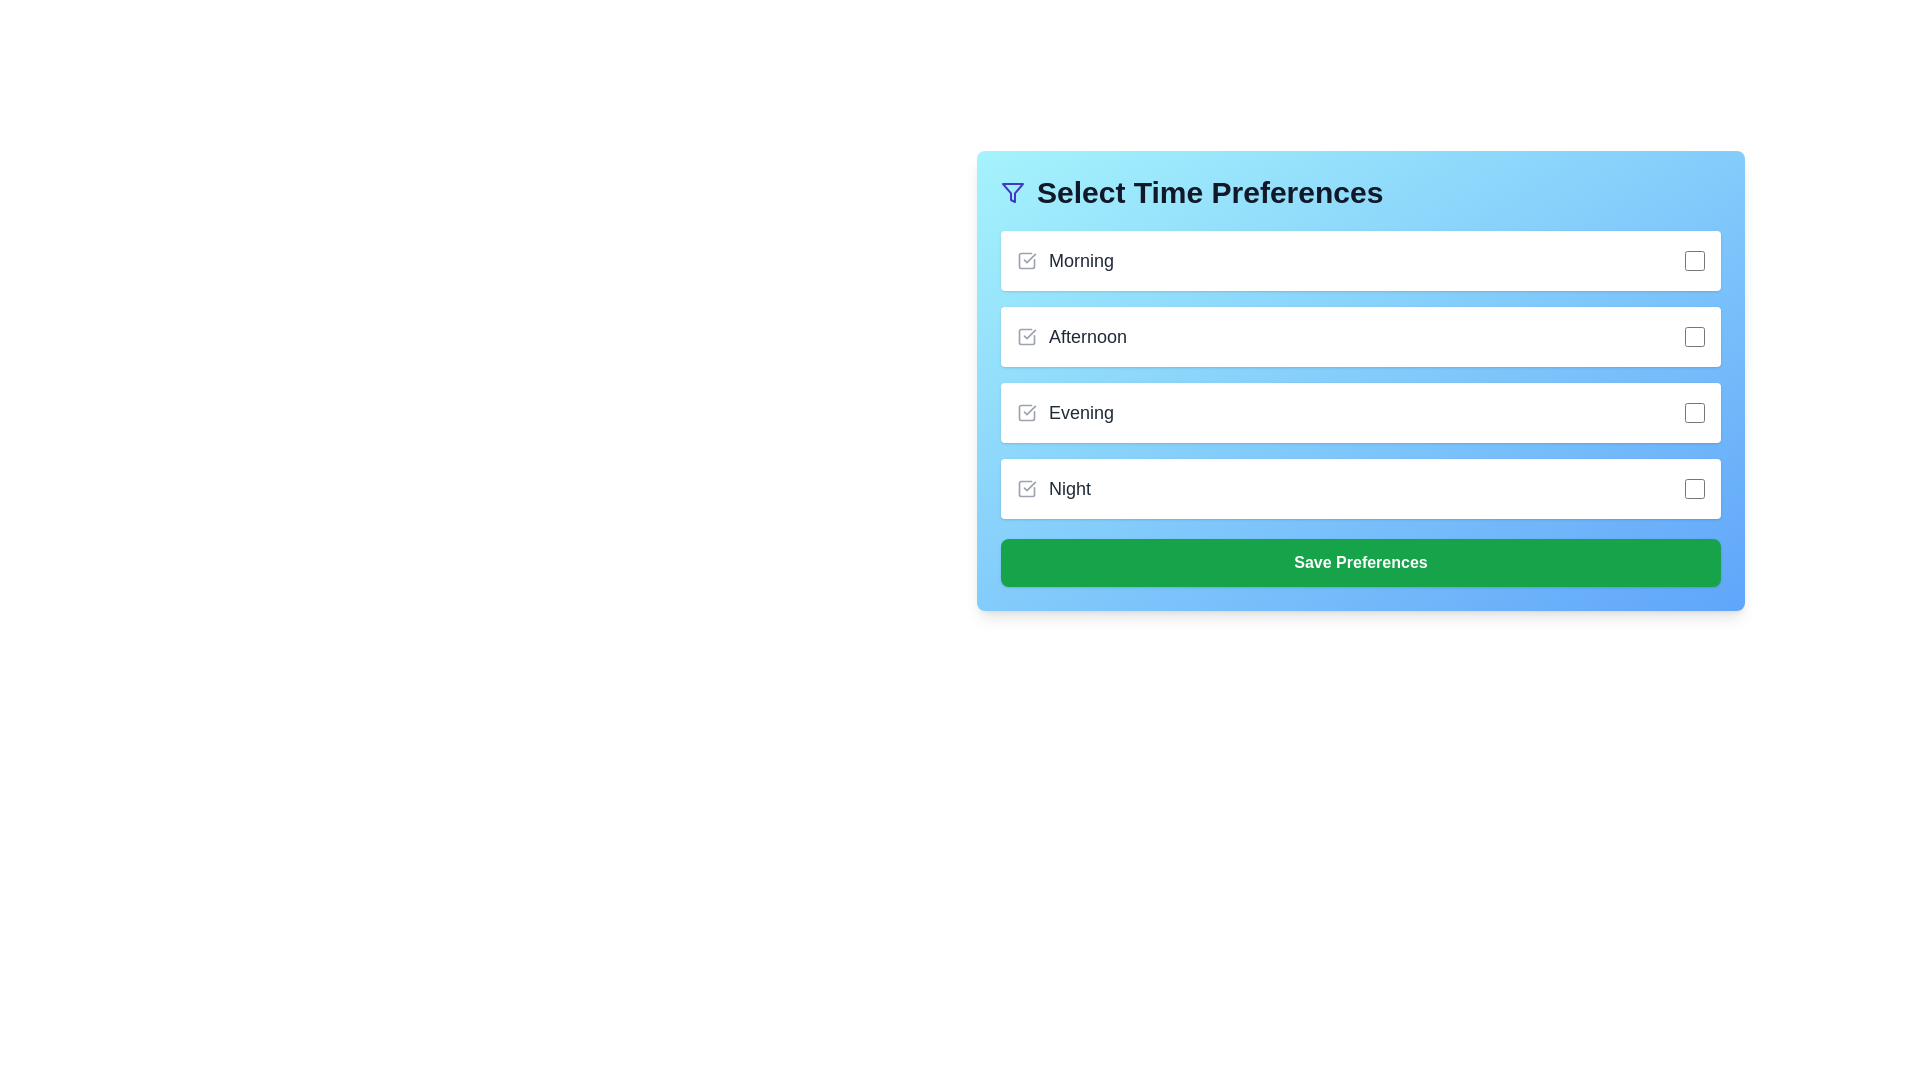 The height and width of the screenshot is (1080, 1920). What do you see at coordinates (1069, 489) in the screenshot?
I see `text of the label indicating the 'Night' time preference, which is the fourth item in the list of time preferences located below 'Evening'` at bounding box center [1069, 489].